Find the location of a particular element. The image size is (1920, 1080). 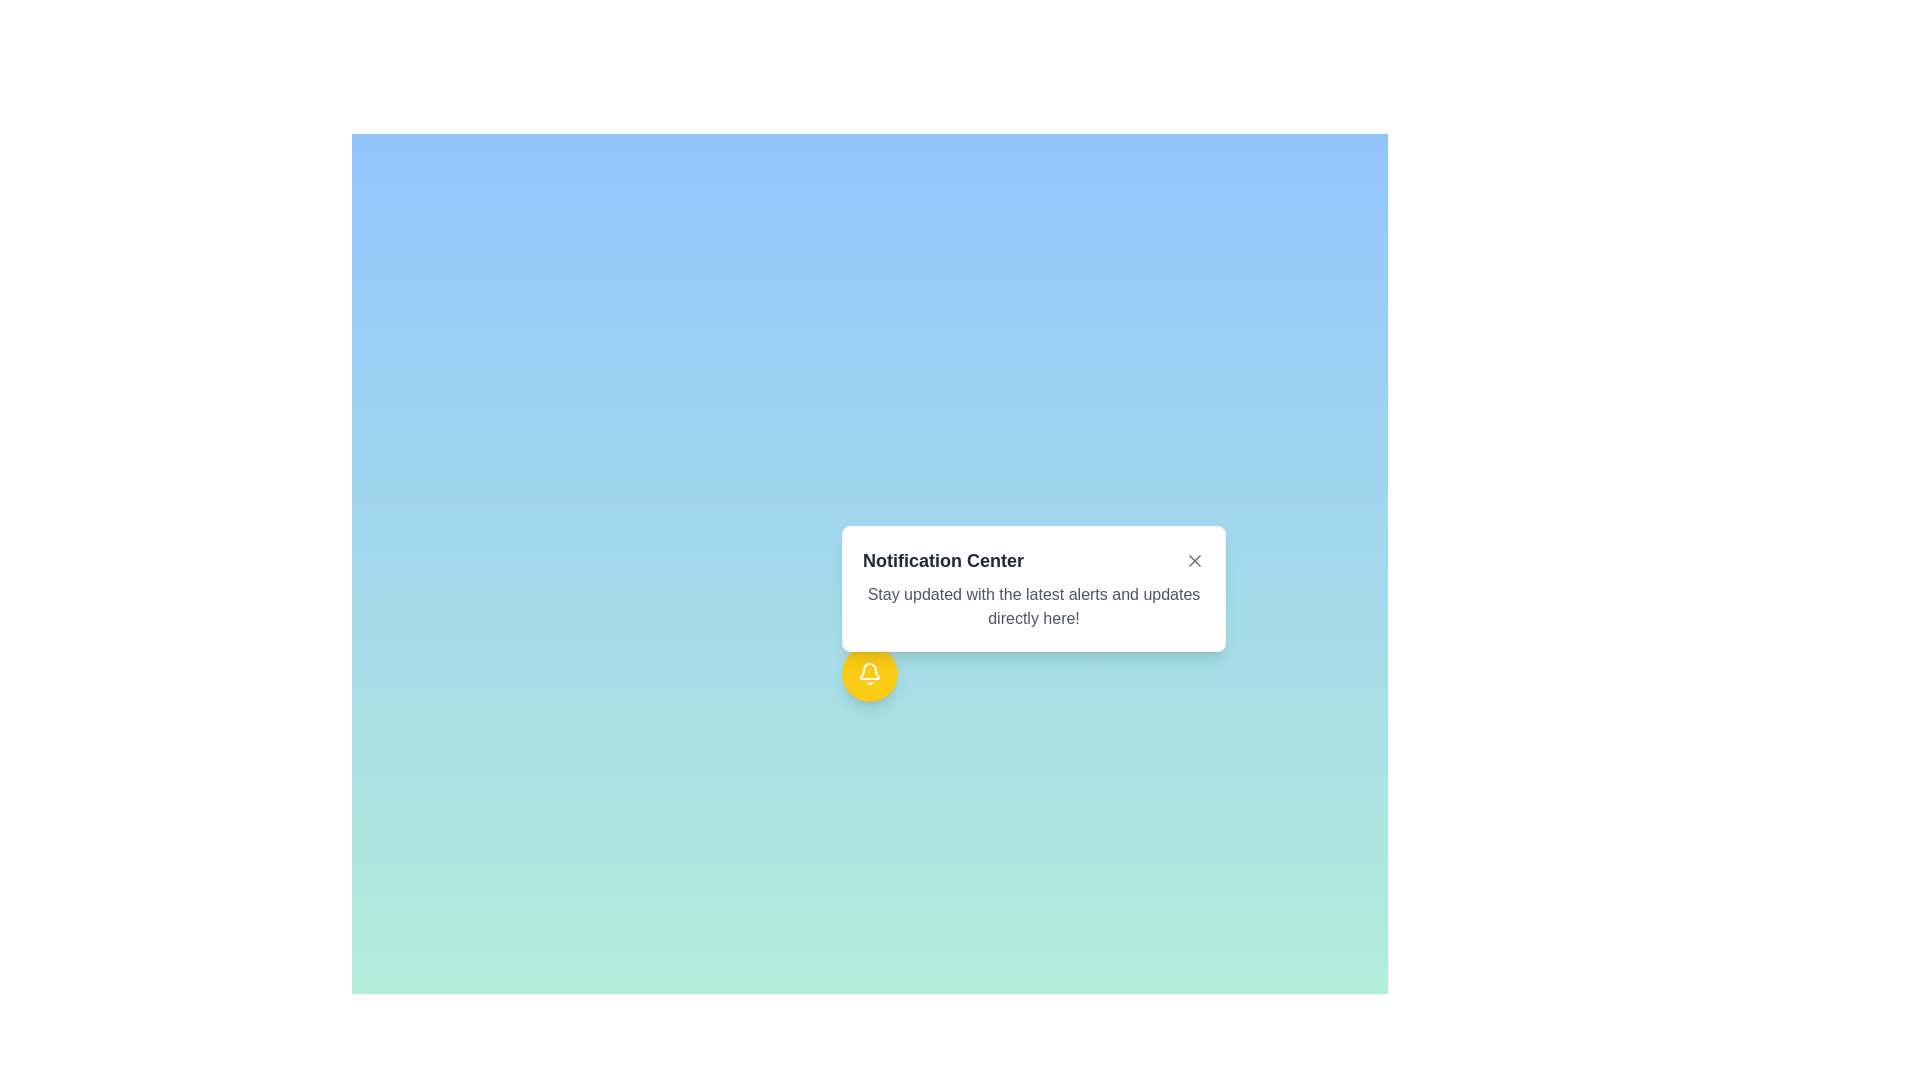

the close button located to the right of the 'Notification Center' text in the notification header bar to trigger hover effects is located at coordinates (1195, 560).